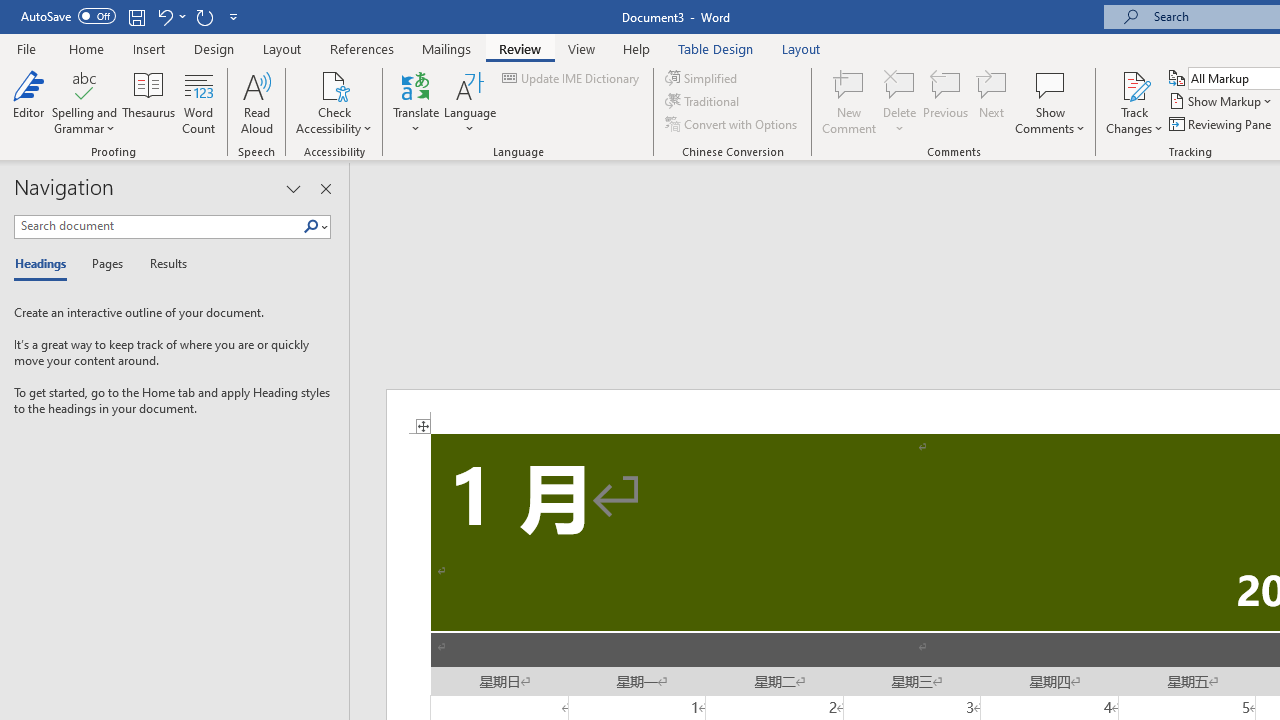 This screenshot has height=720, width=1280. I want to click on 'Repeat Doc Close', so click(204, 16).